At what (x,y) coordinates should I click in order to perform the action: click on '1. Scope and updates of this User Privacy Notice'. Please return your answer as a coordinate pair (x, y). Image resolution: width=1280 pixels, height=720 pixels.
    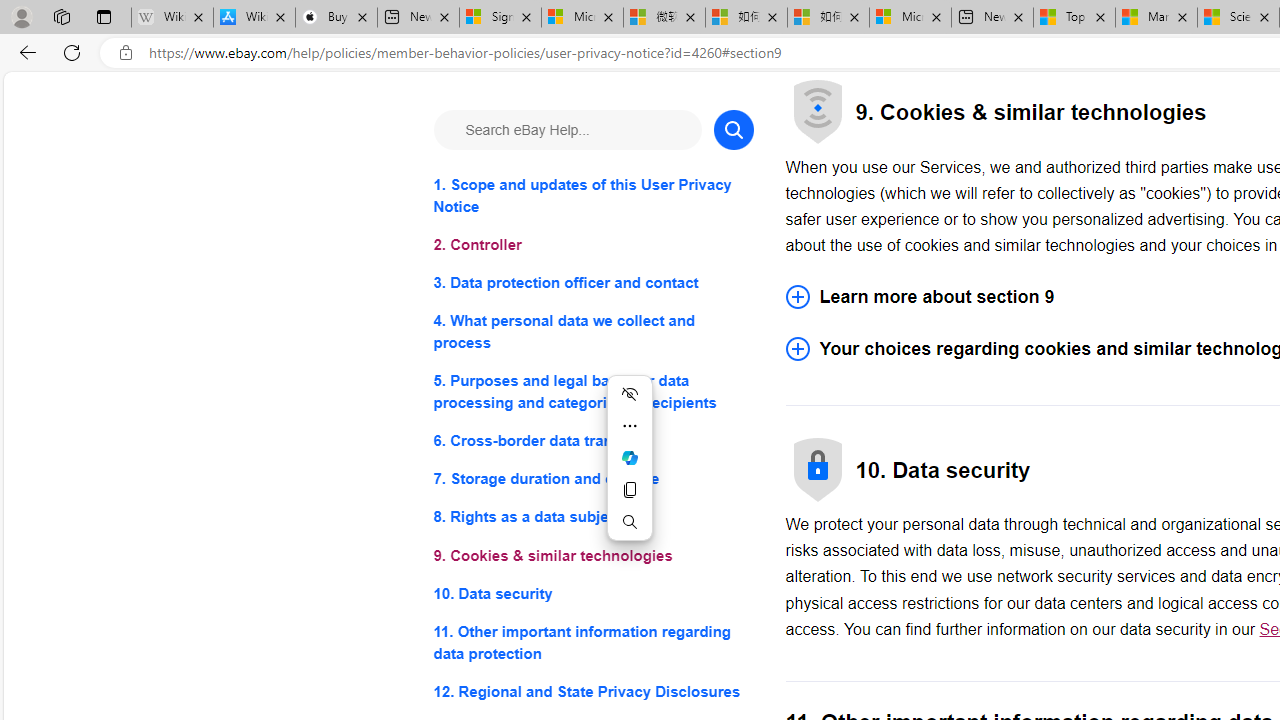
    Looking at the image, I should click on (592, 196).